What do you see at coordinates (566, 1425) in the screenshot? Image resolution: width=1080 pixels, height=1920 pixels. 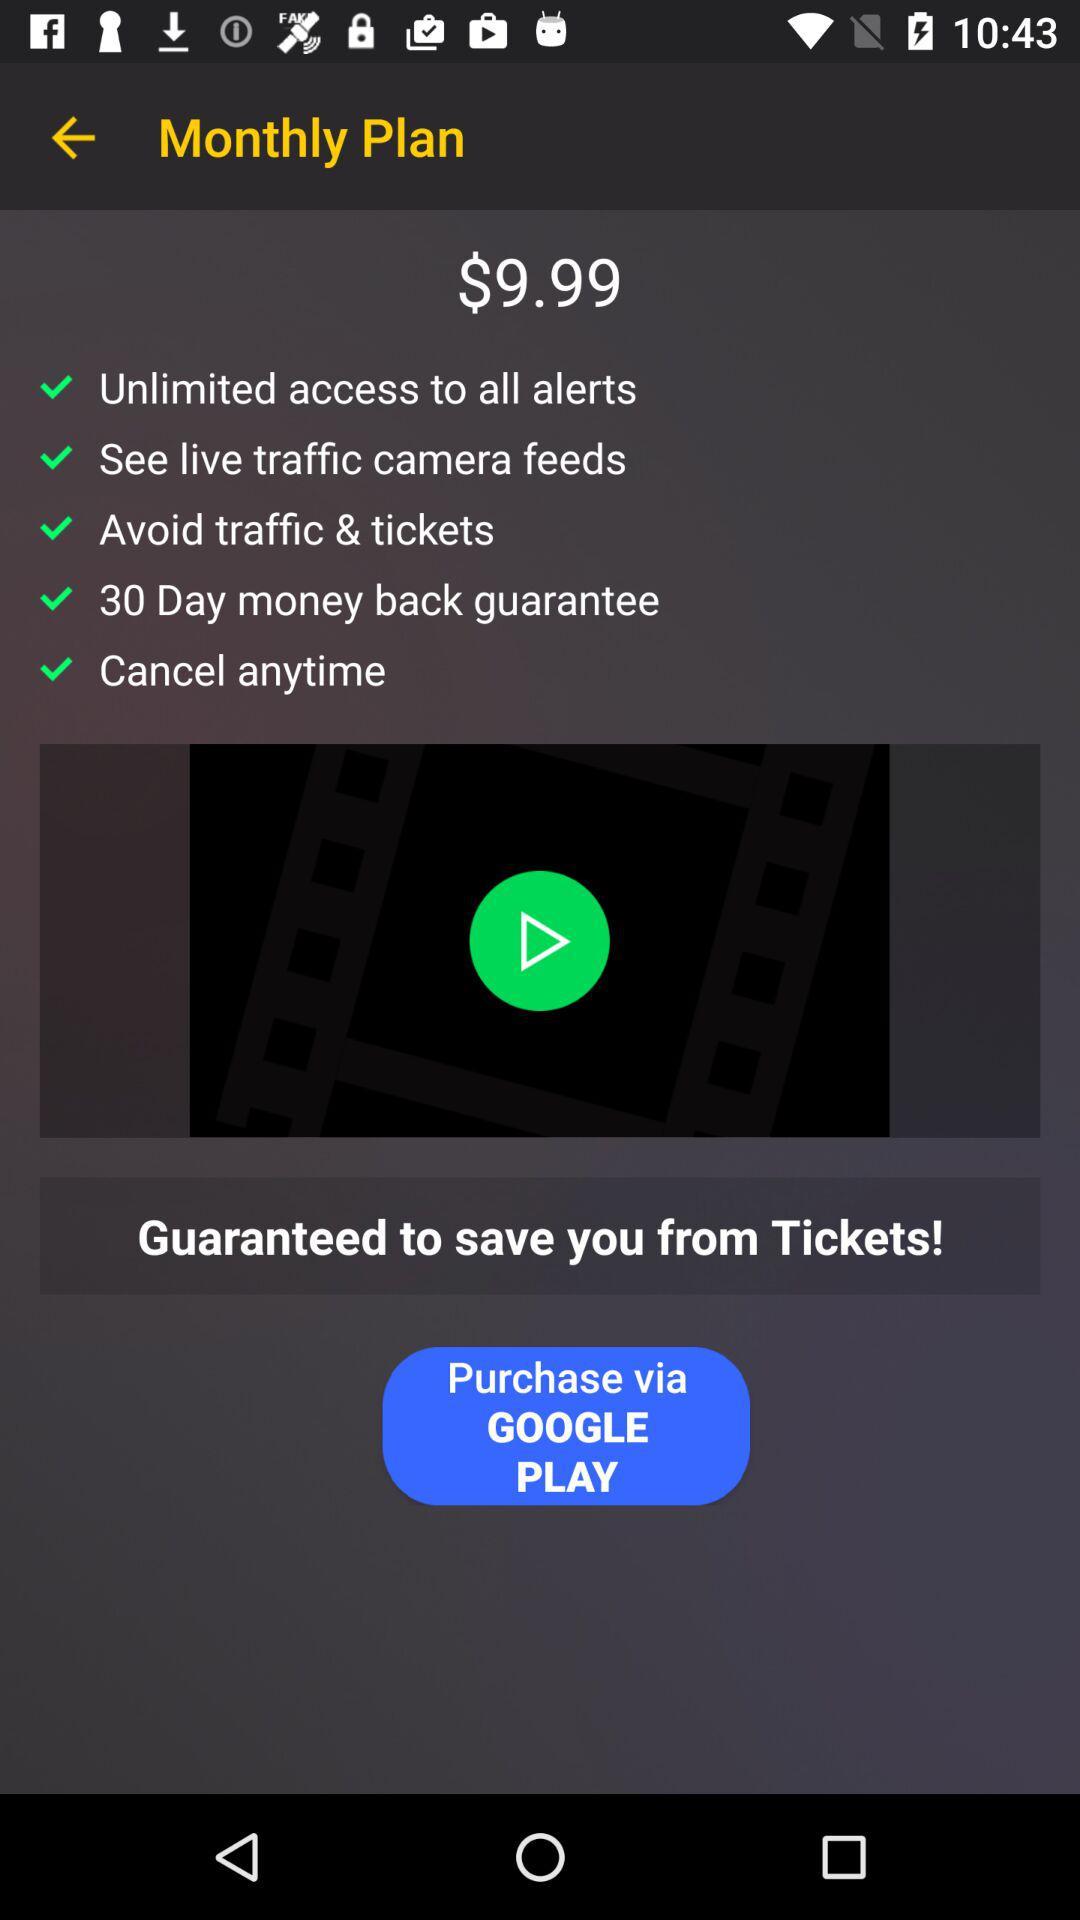 I see `purchase via google item` at bounding box center [566, 1425].